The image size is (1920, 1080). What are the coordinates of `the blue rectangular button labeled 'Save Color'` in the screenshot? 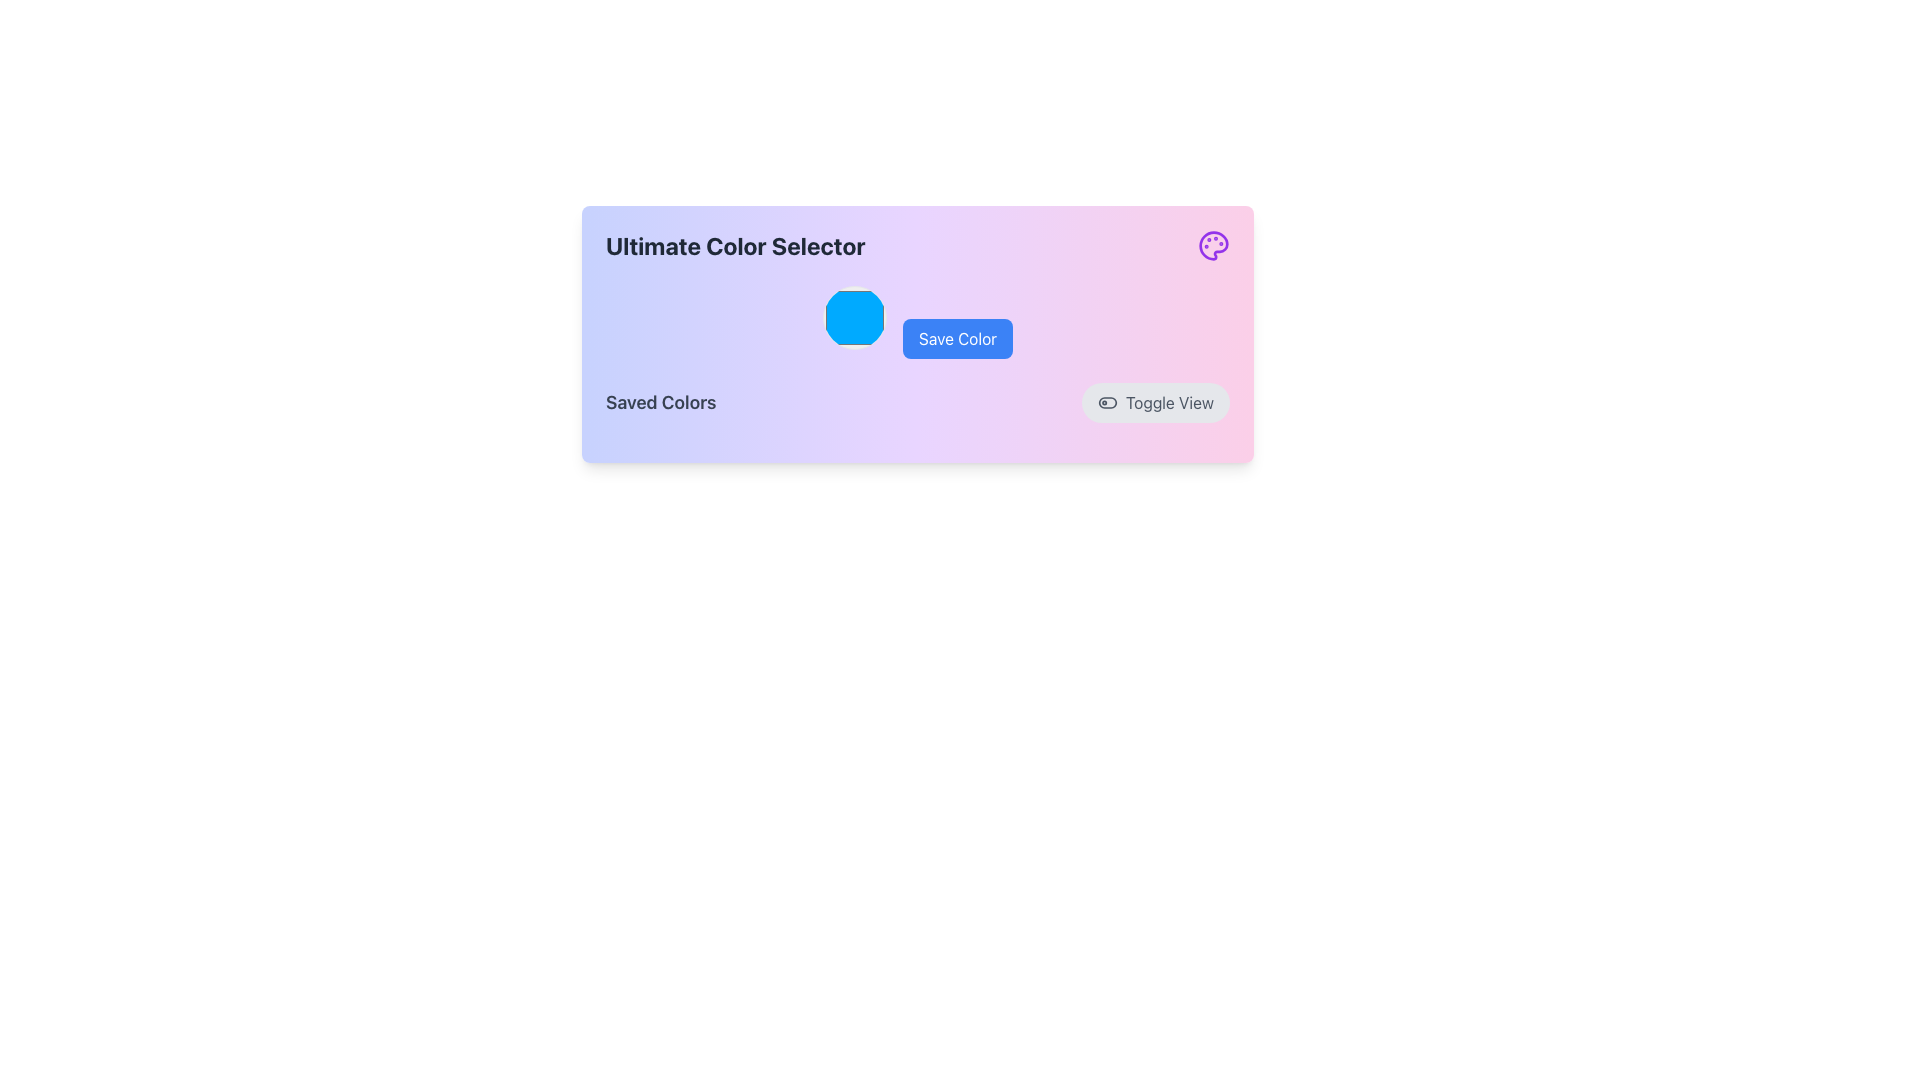 It's located at (957, 338).